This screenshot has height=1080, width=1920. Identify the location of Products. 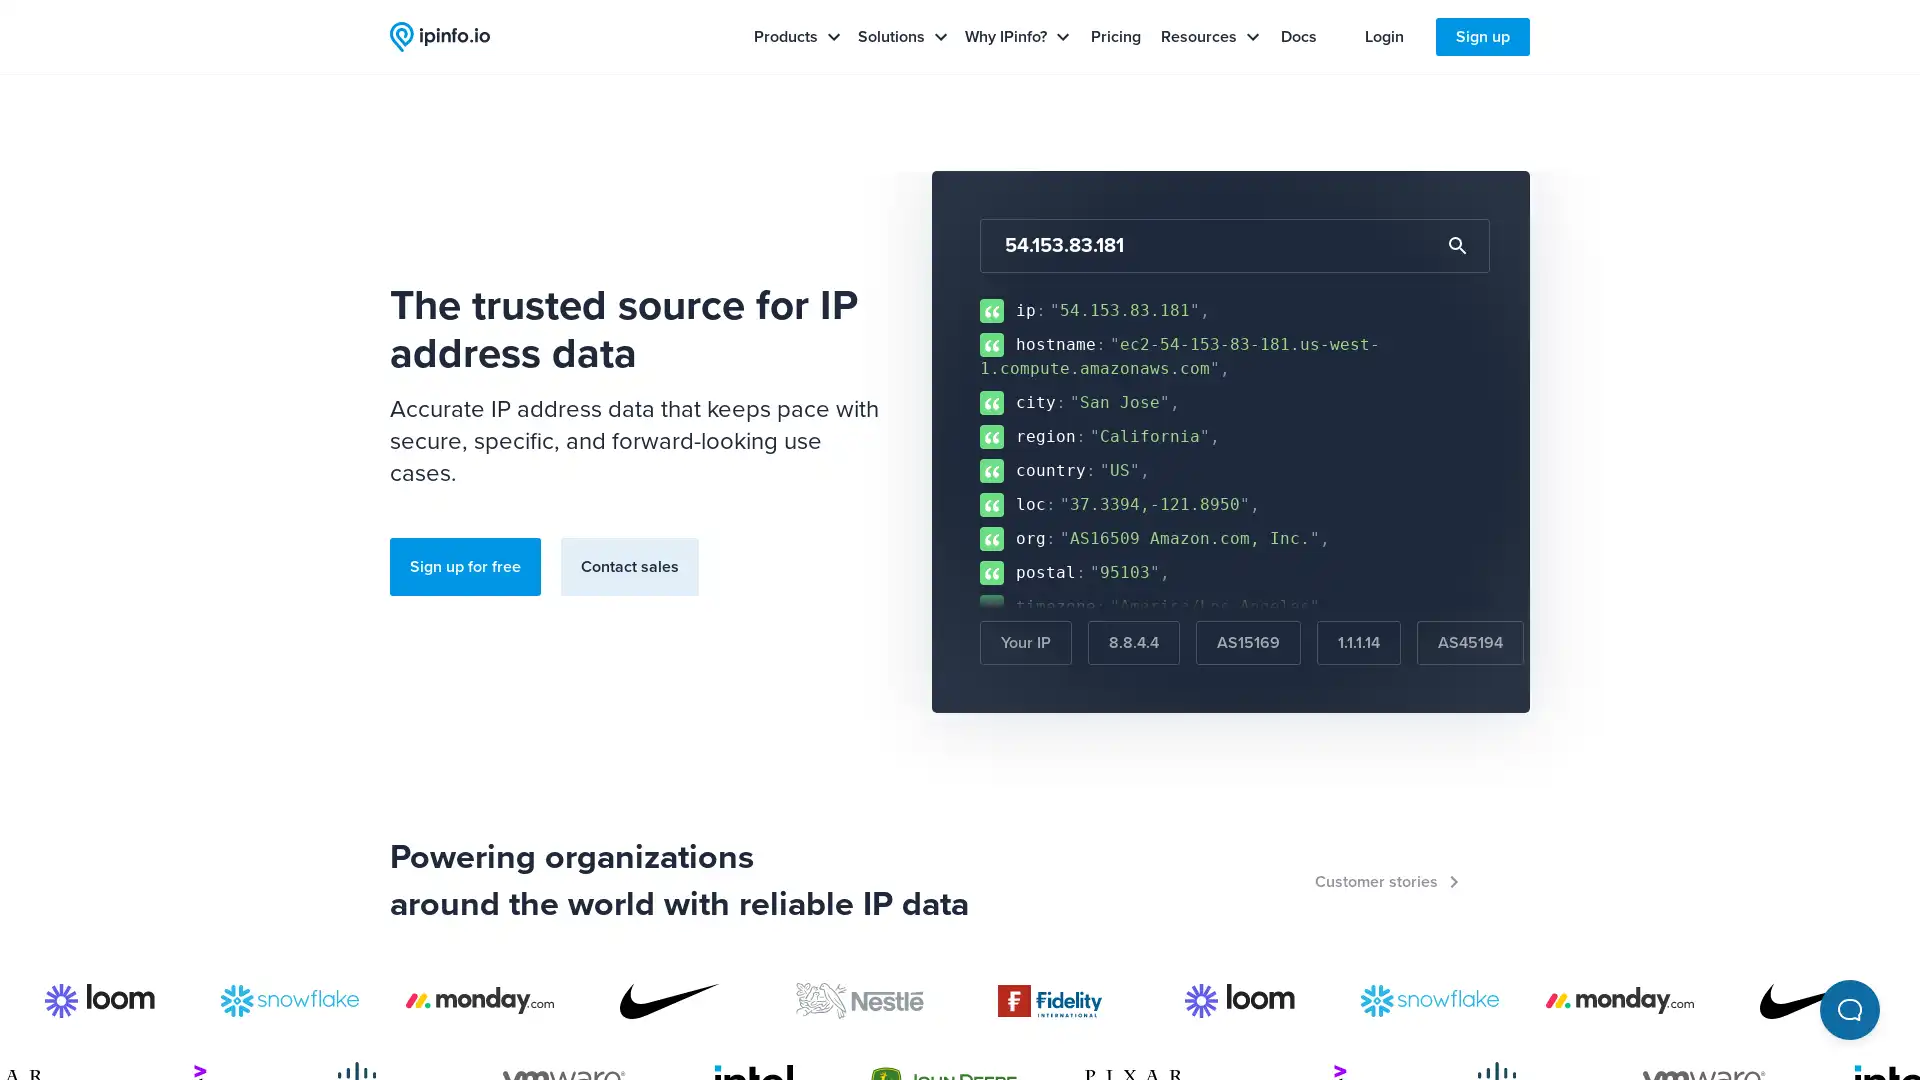
(796, 37).